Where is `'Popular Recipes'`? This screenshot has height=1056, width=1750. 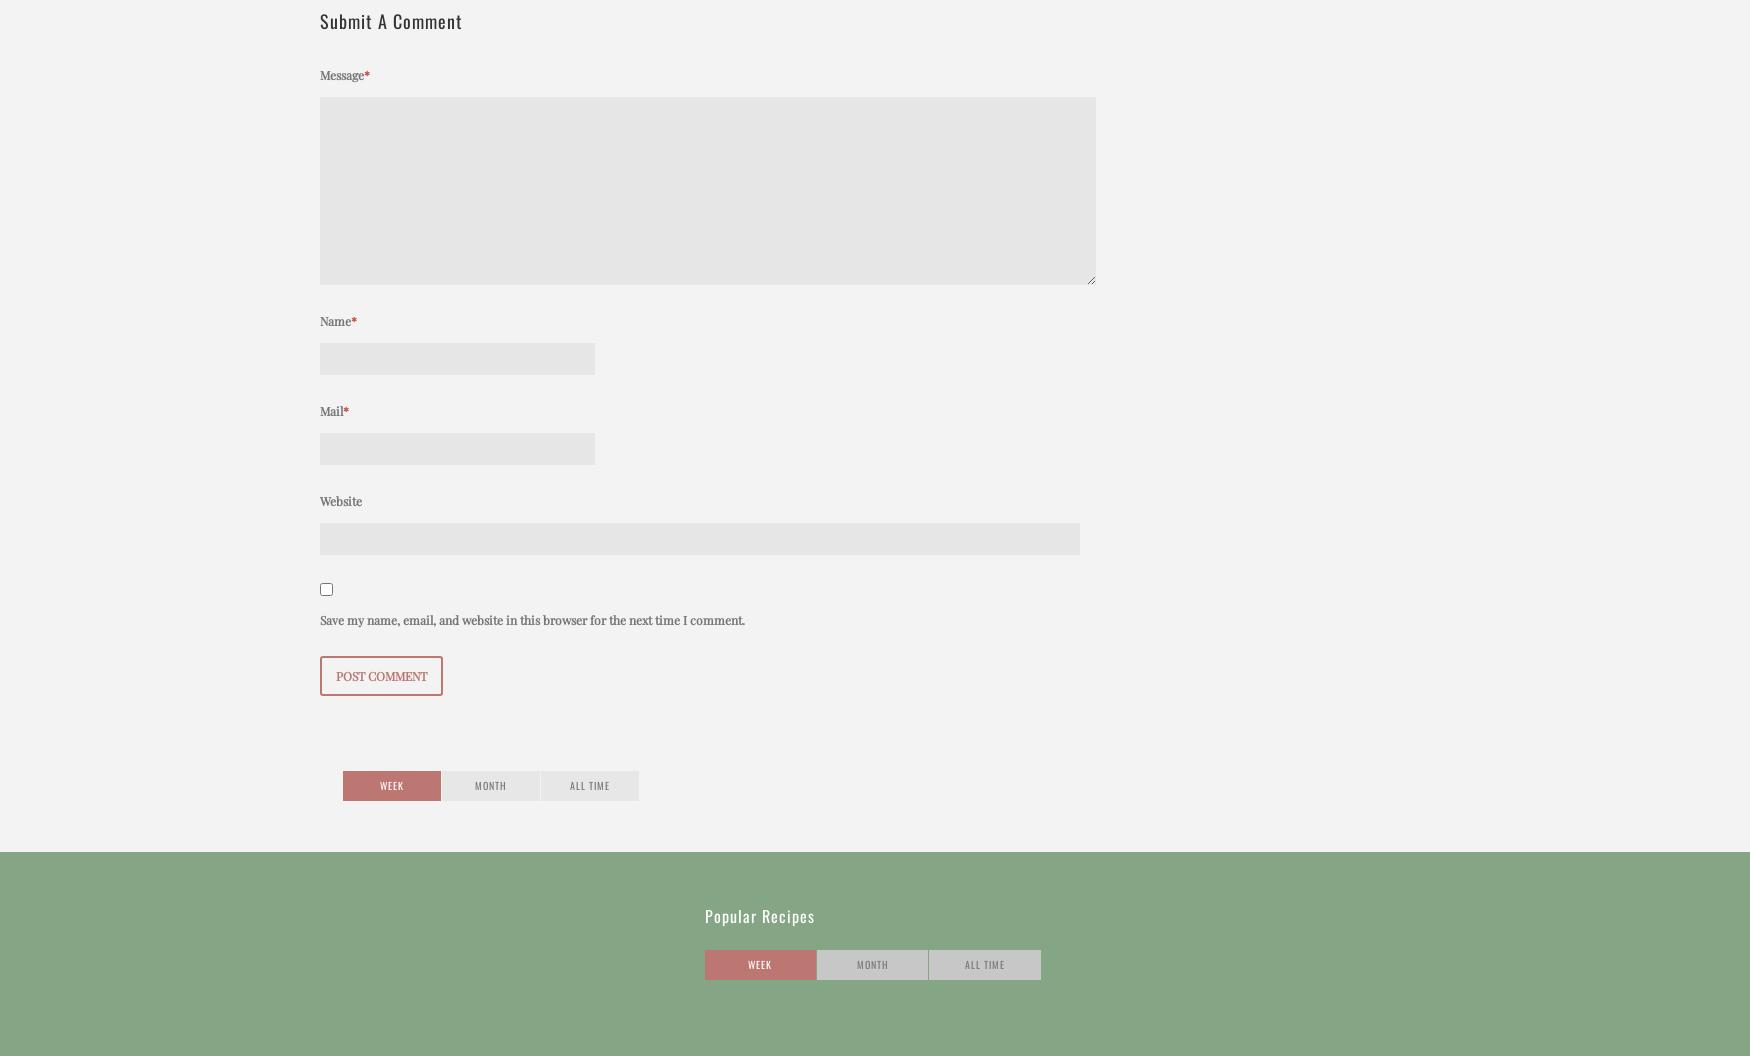 'Popular Recipes' is located at coordinates (757, 914).